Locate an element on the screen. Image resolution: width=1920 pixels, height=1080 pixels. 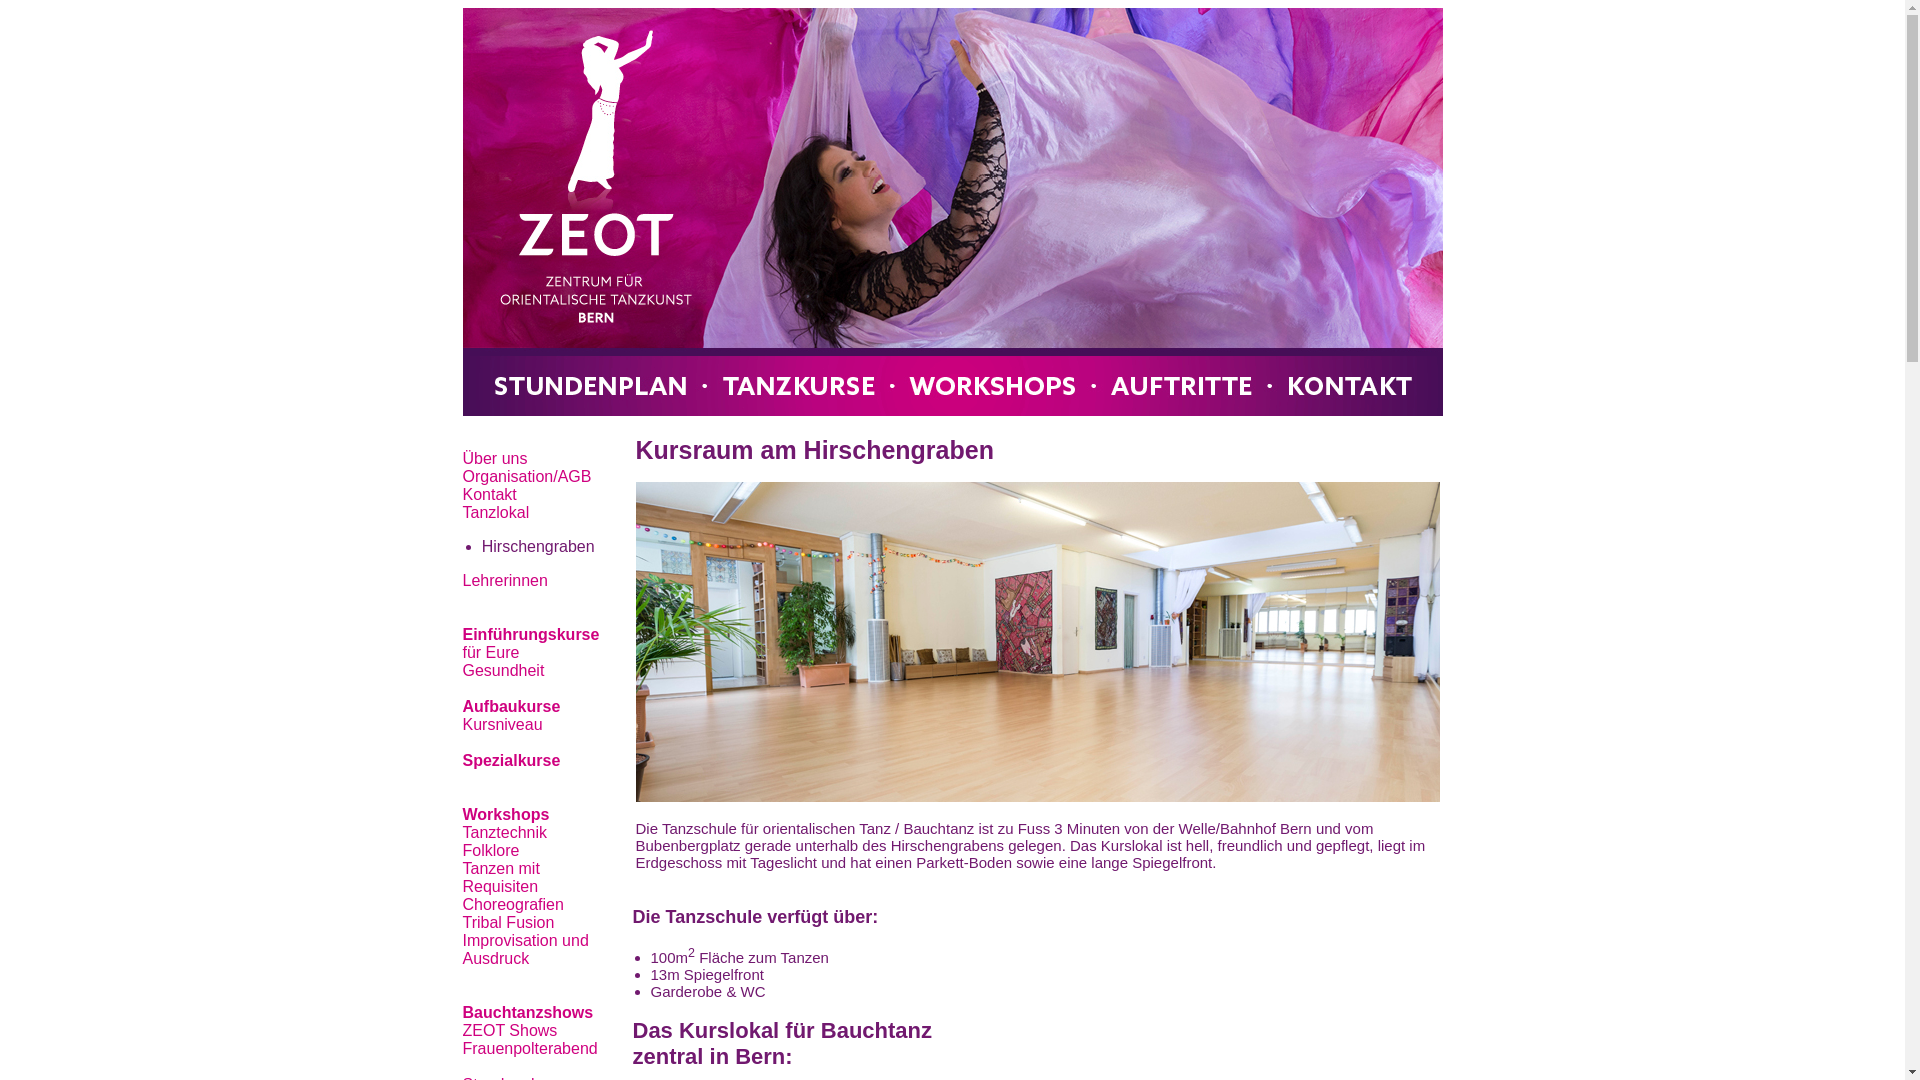
'Bauchtanzkurse in Bern' is located at coordinates (950, 212).